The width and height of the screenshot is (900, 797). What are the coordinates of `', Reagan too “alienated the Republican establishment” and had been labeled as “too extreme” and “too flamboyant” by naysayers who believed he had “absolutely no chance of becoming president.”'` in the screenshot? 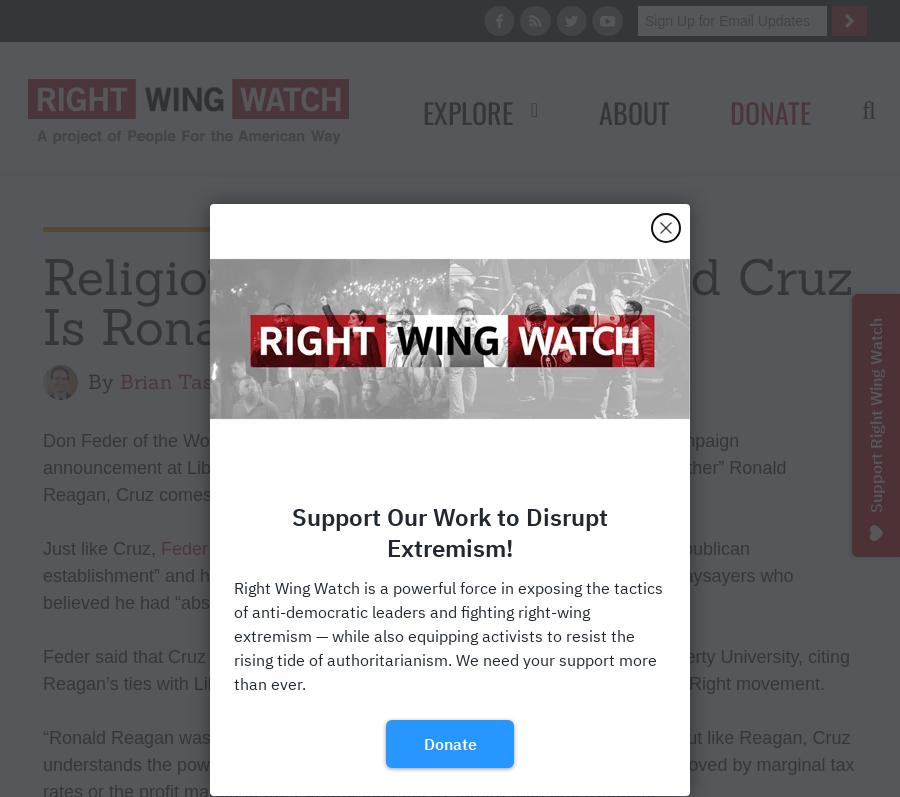 It's located at (417, 574).